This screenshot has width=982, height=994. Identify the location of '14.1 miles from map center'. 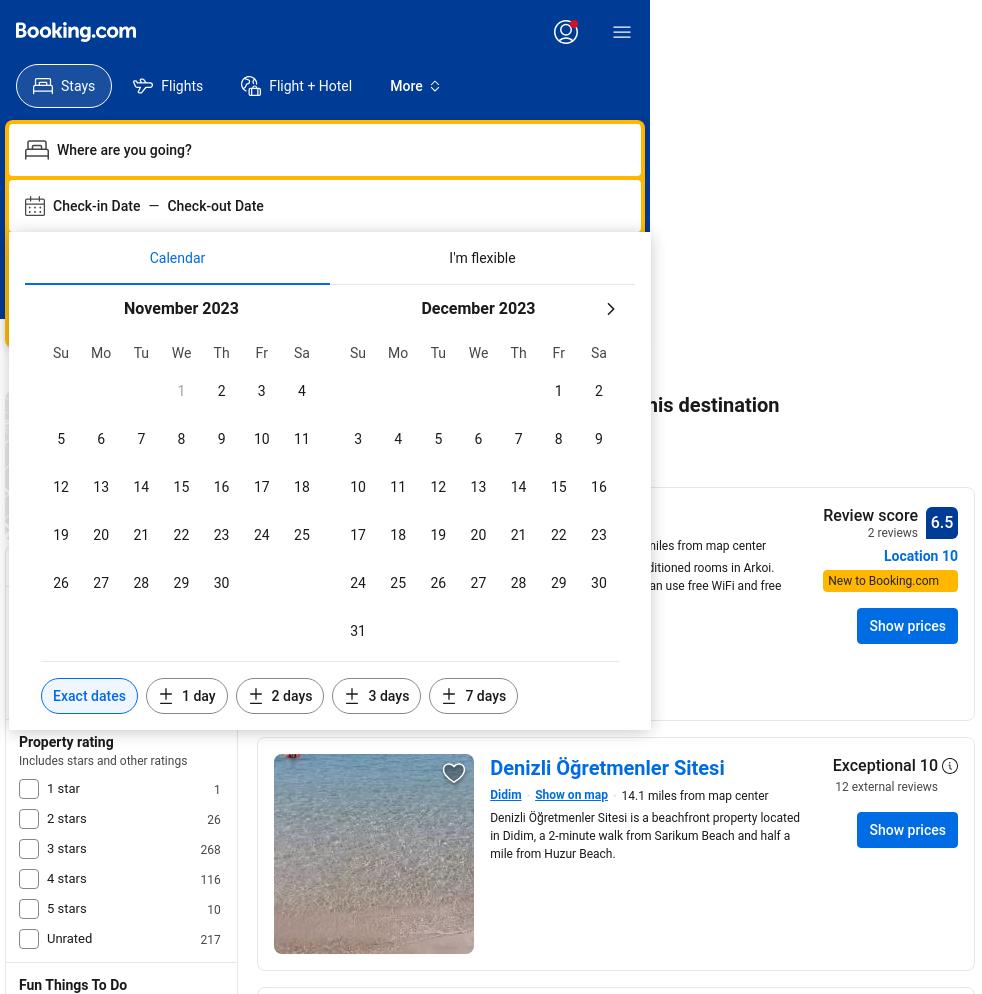
(693, 795).